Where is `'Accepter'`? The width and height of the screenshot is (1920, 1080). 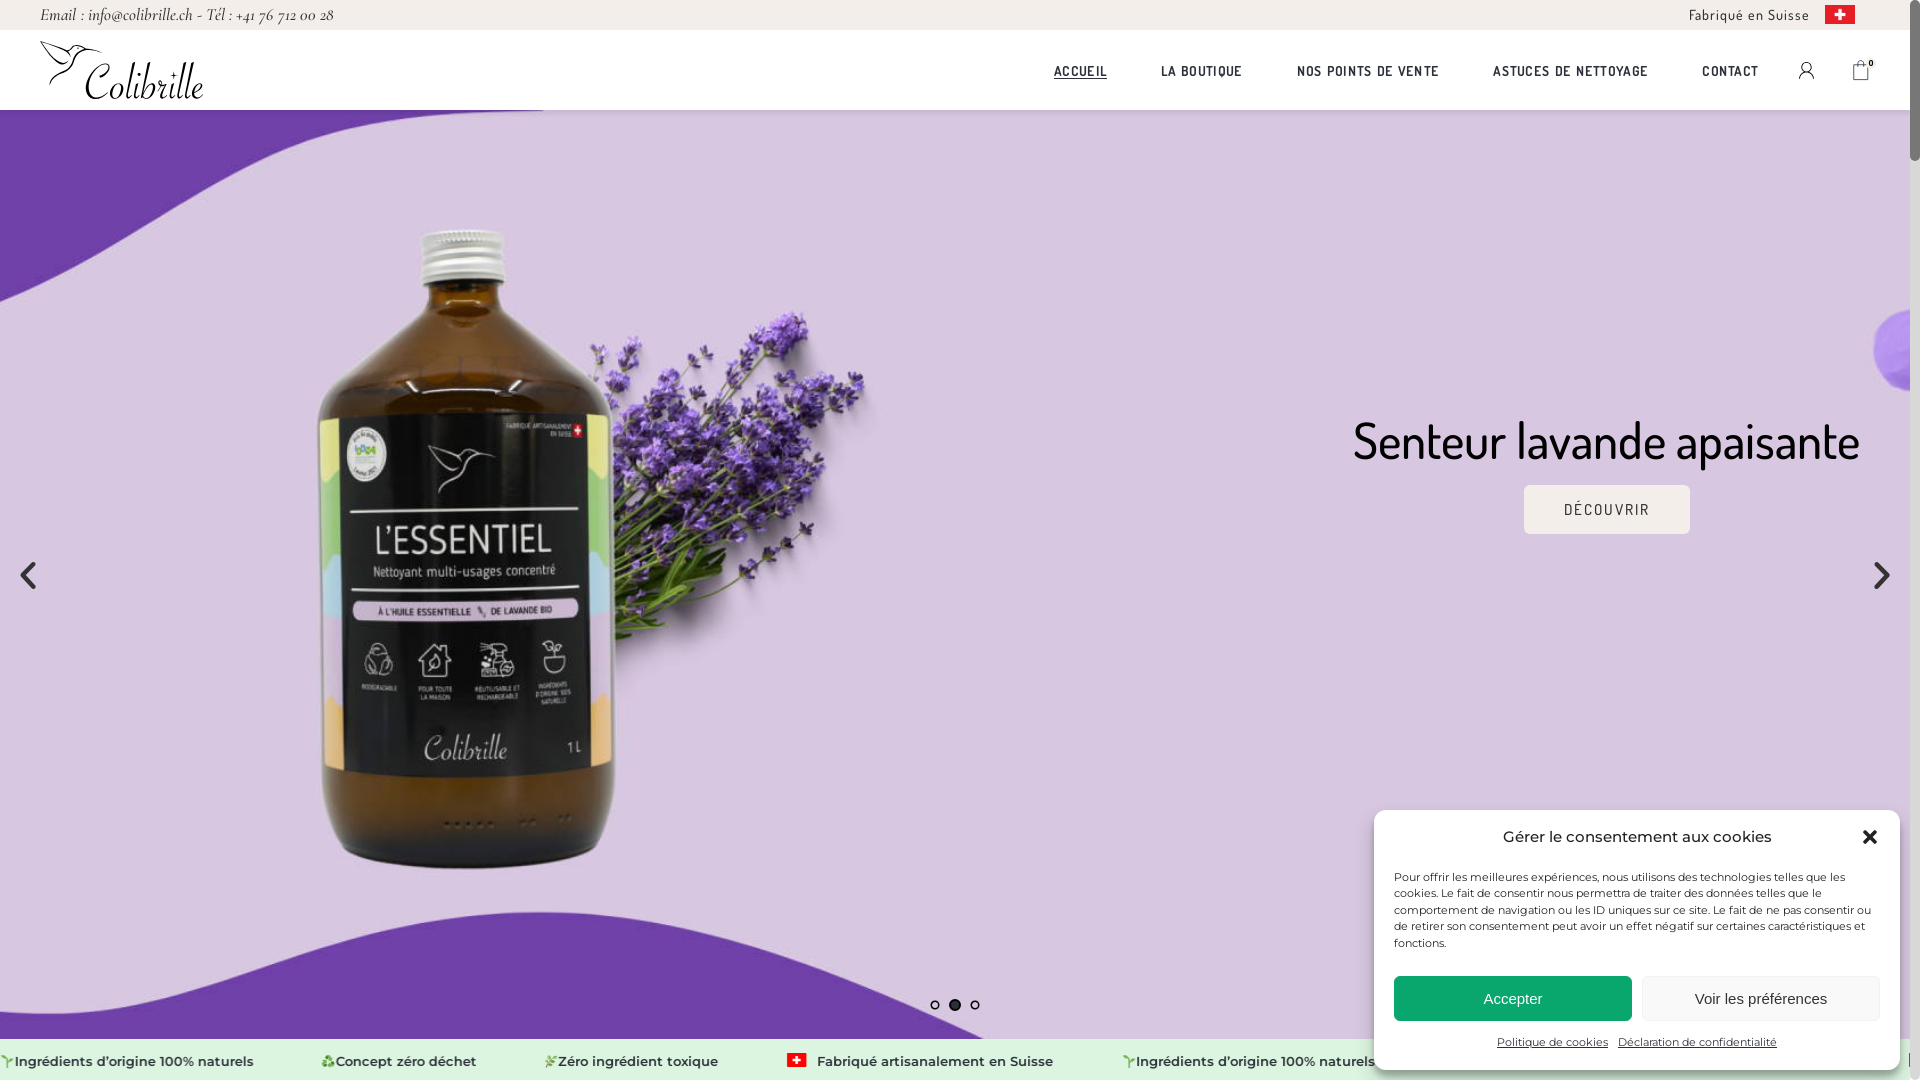
'Accepter' is located at coordinates (1392, 998).